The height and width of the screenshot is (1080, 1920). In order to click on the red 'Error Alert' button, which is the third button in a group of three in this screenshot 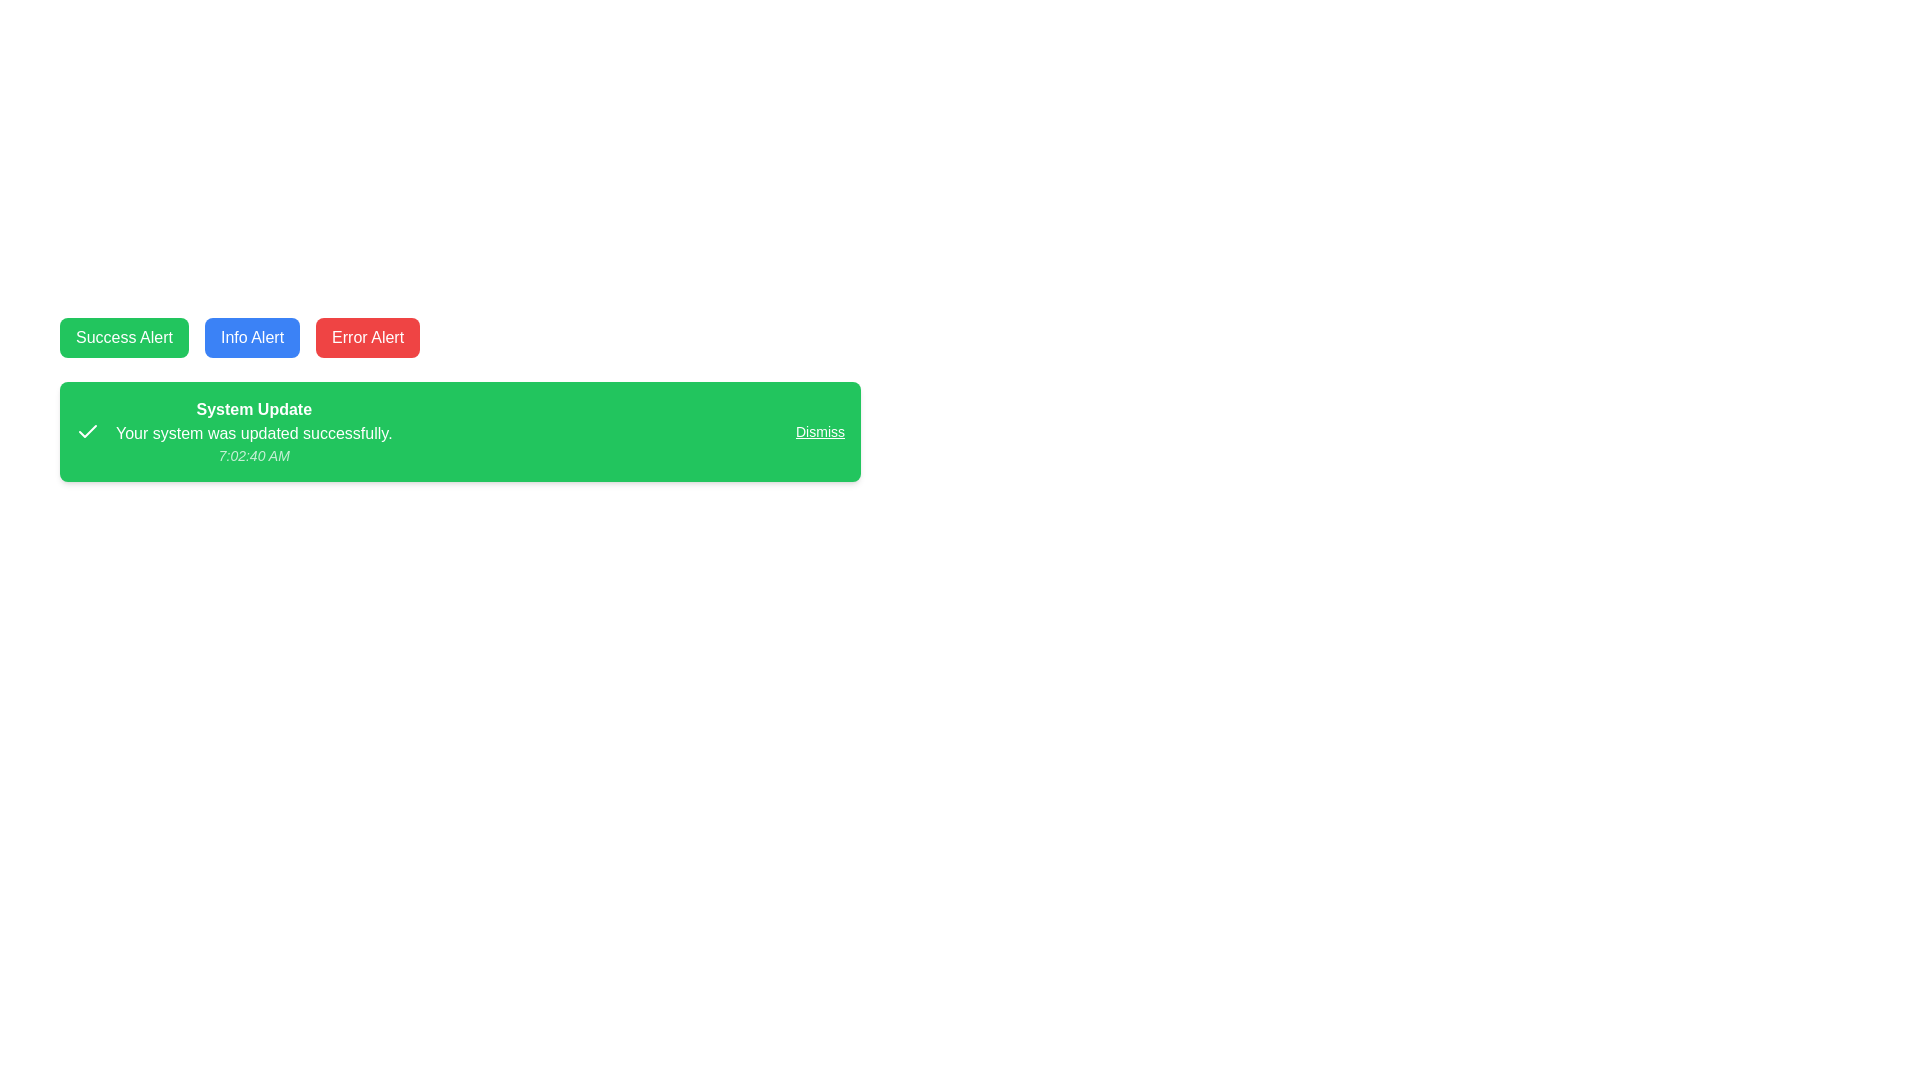, I will do `click(368, 337)`.